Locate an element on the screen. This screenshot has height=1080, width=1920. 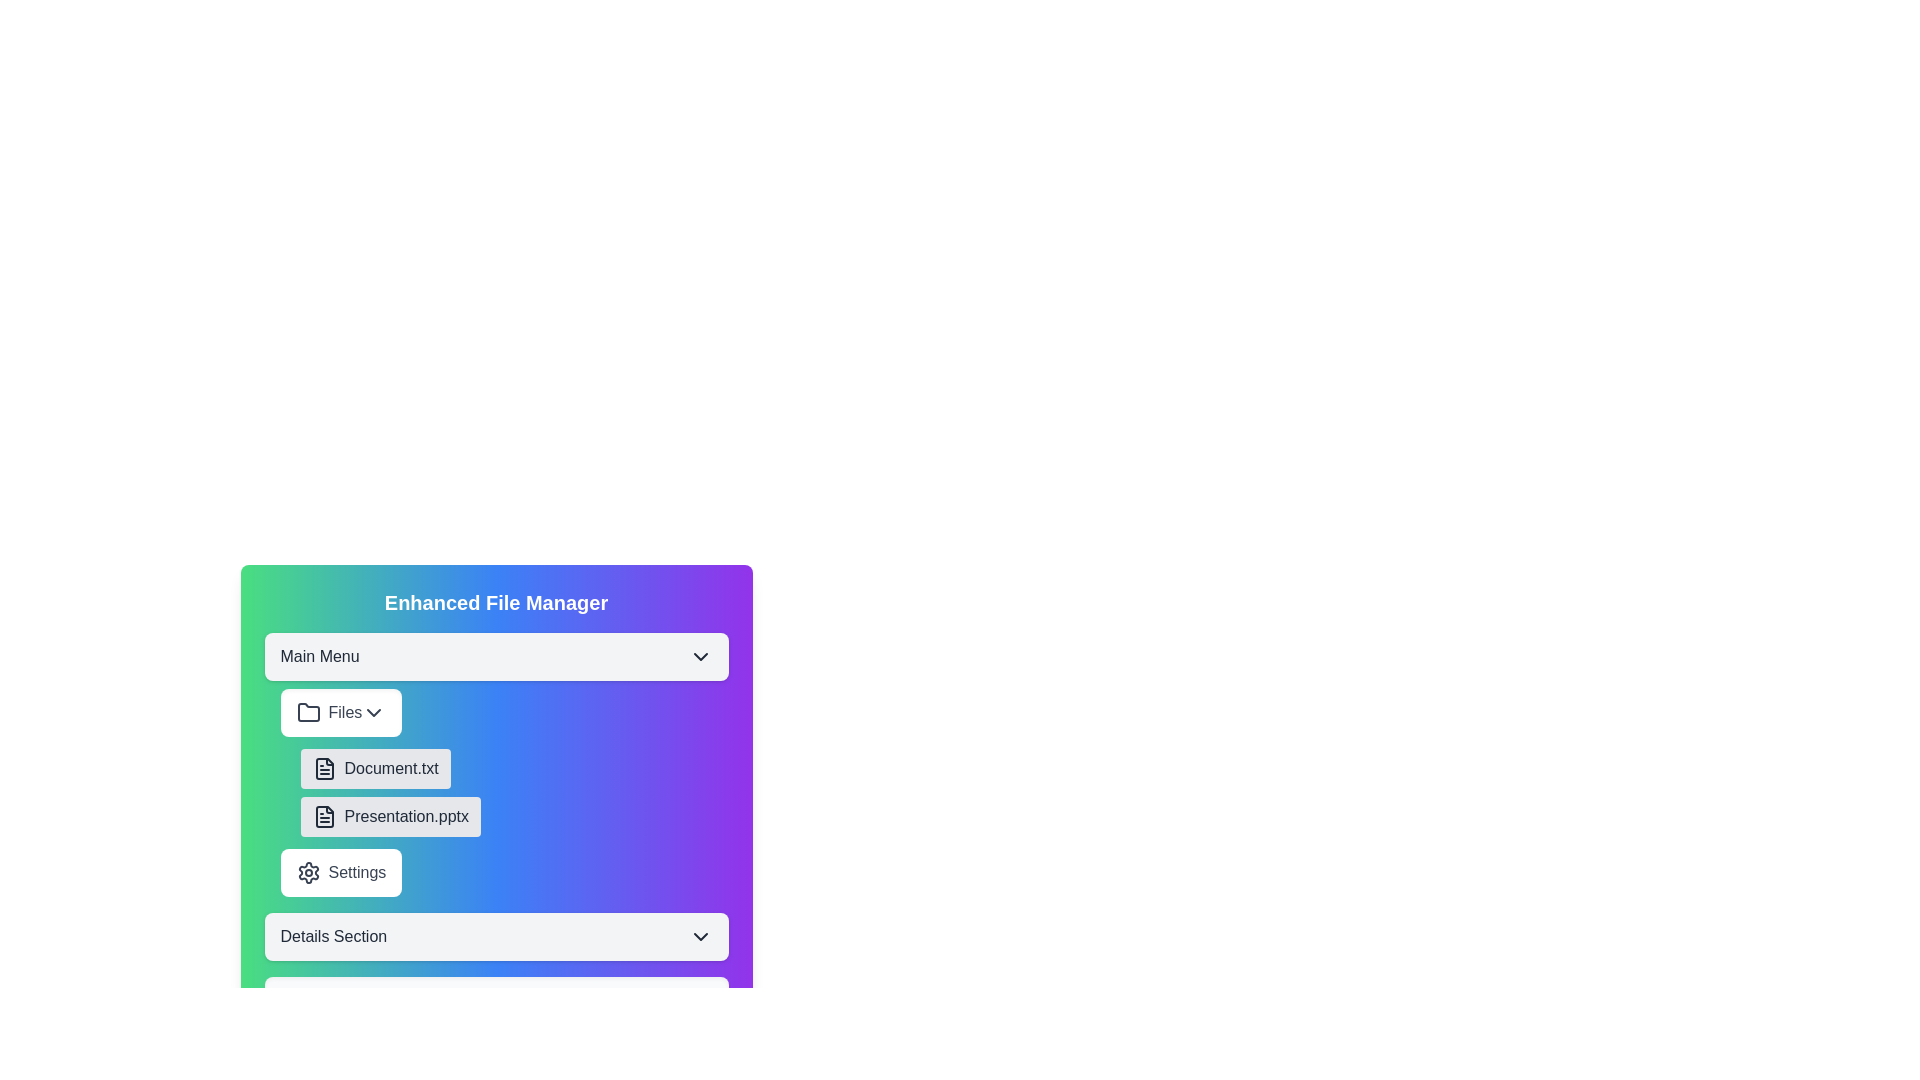
the 'Details Section' button with a light gray background and rounded edges located at the bottom of the 'Enhanced File Manager' list is located at coordinates (496, 937).